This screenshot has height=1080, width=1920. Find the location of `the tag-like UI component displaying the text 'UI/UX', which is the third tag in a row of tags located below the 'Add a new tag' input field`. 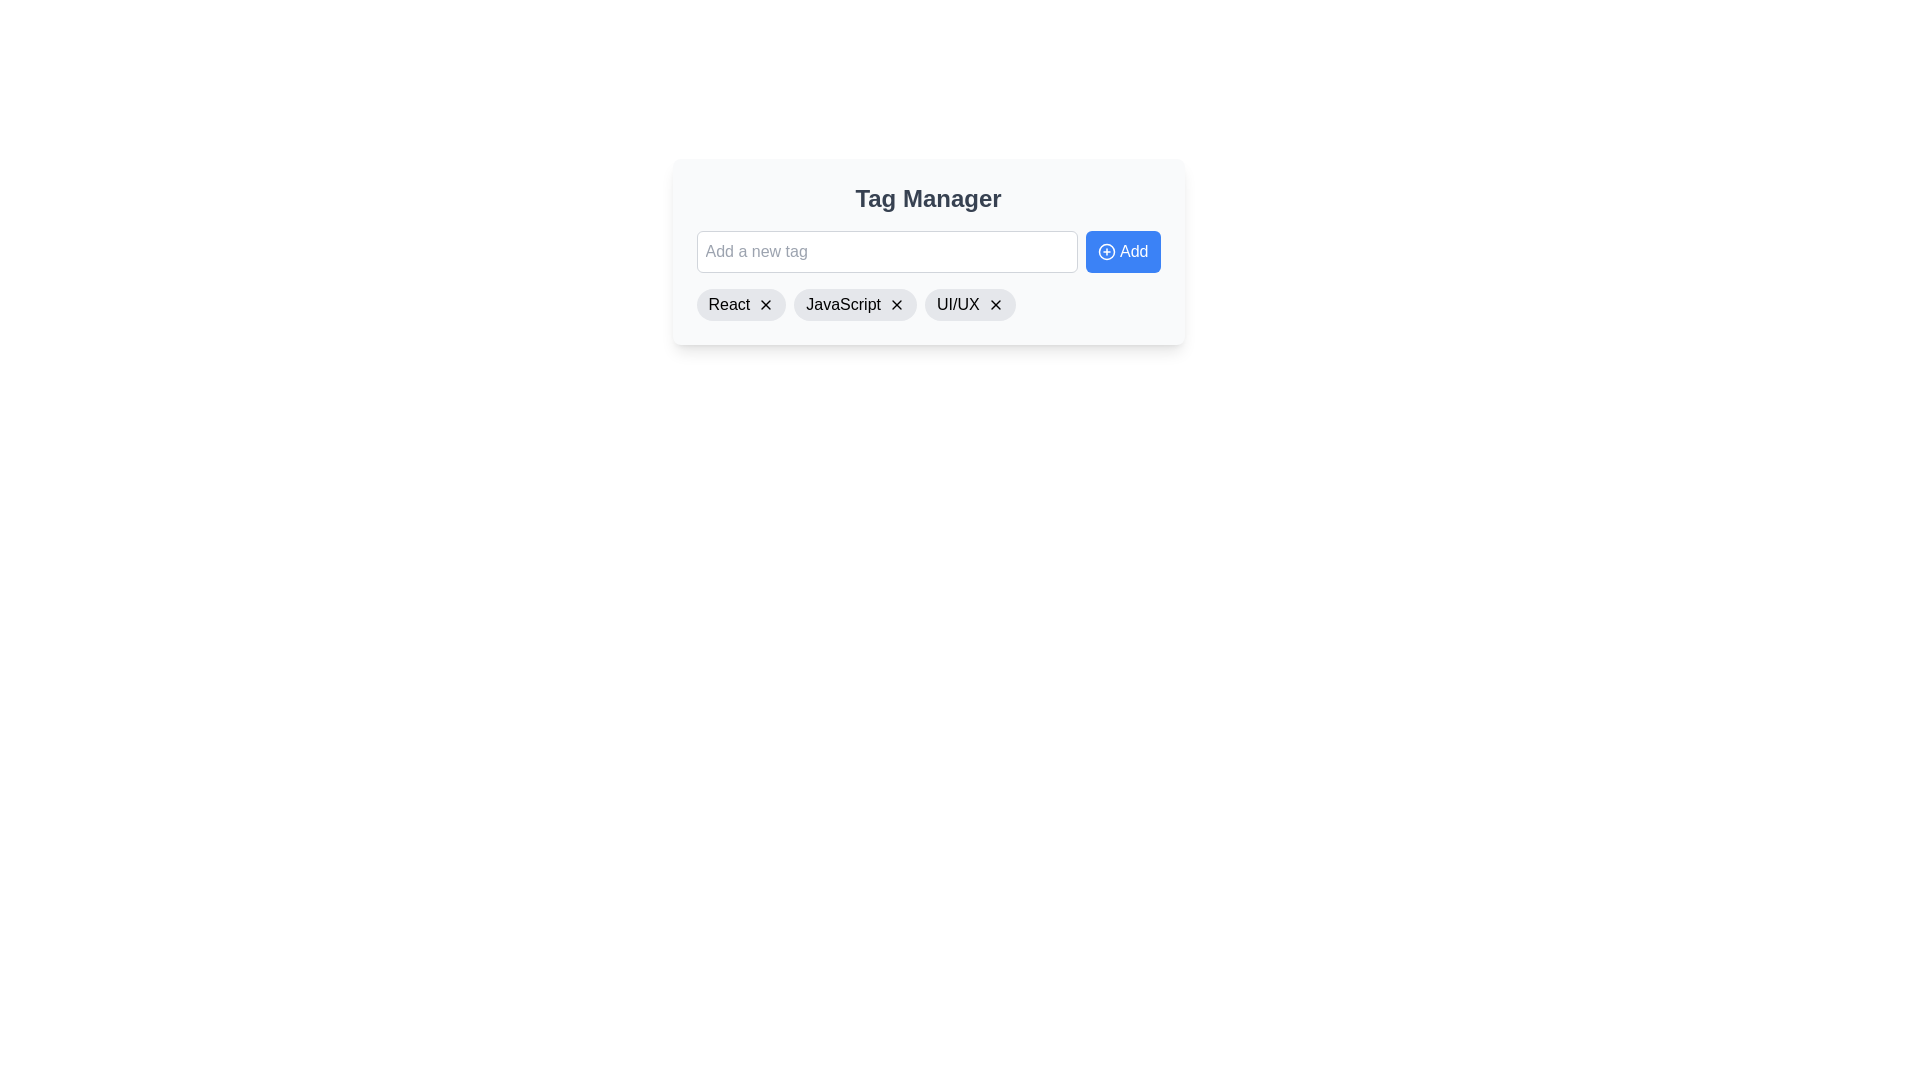

the tag-like UI component displaying the text 'UI/UX', which is the third tag in a row of tags located below the 'Add a new tag' input field is located at coordinates (957, 304).